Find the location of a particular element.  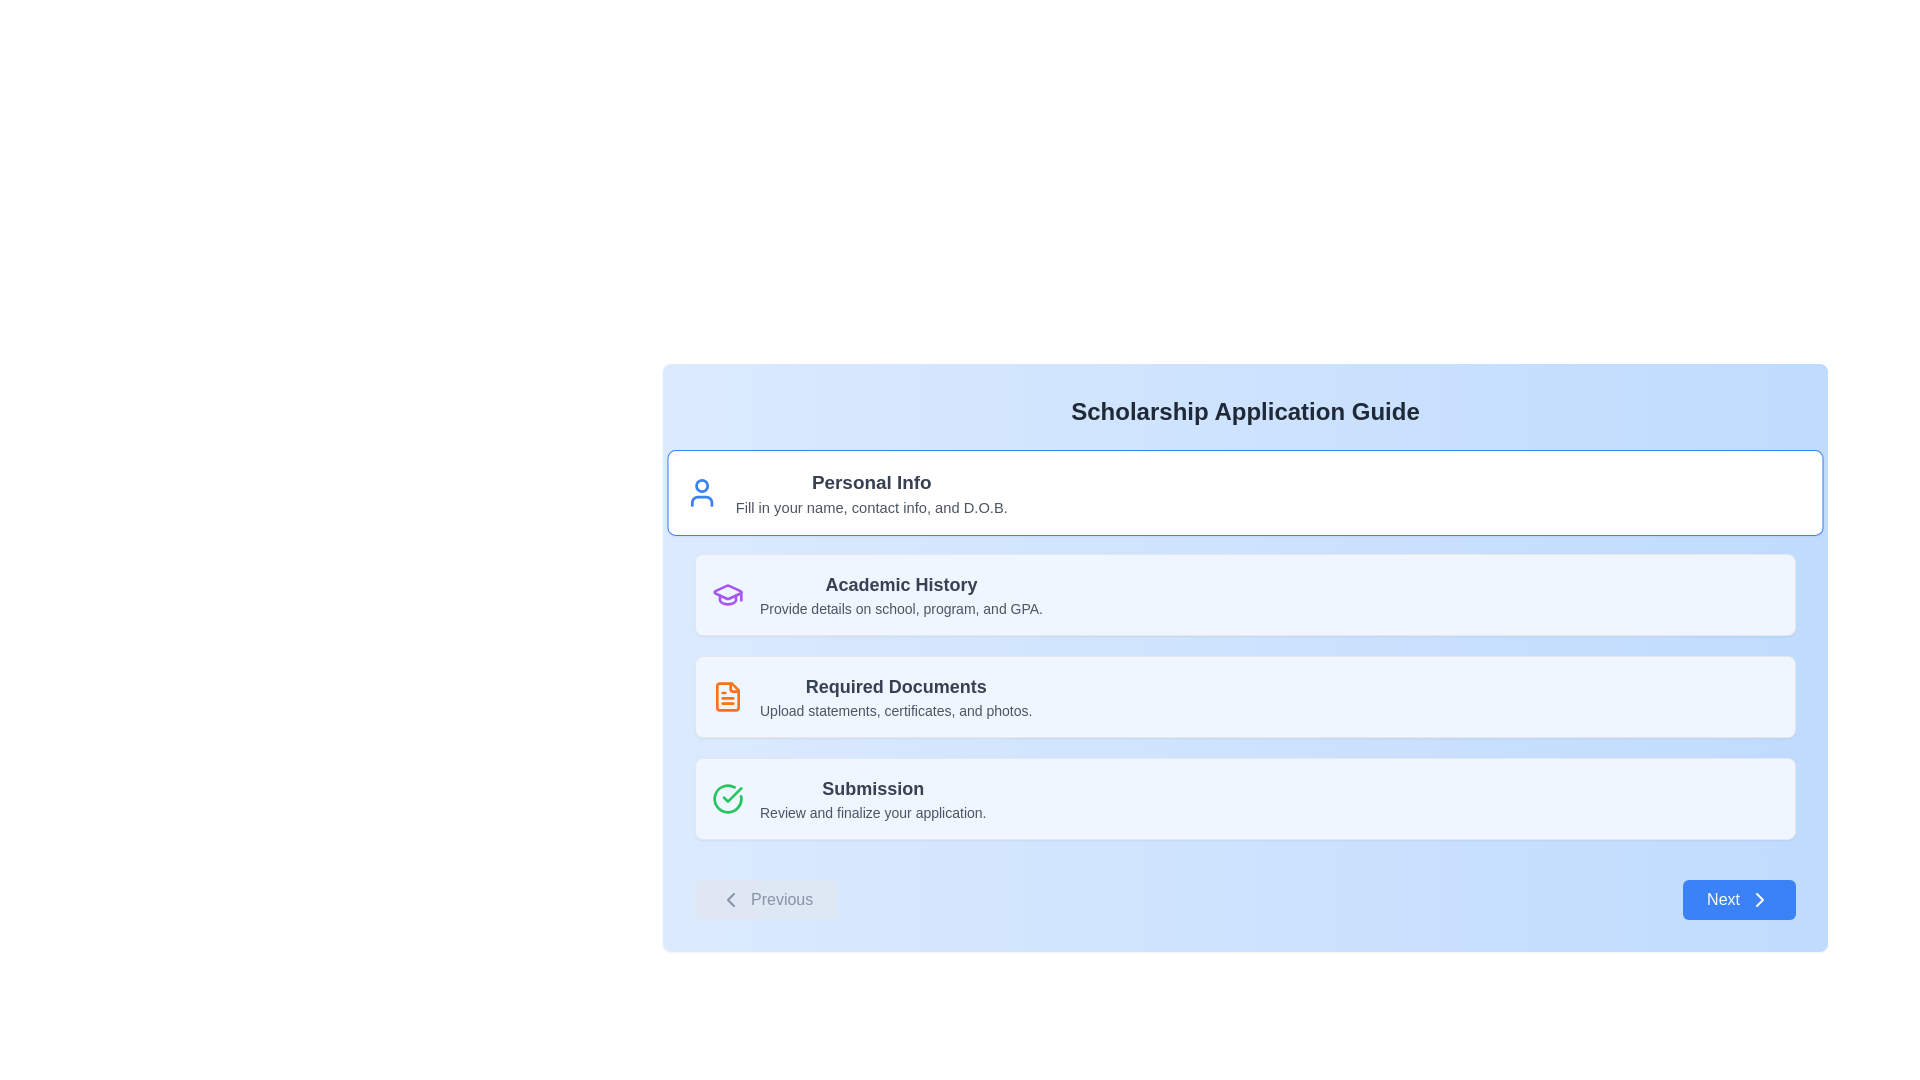

the user profile icon, which is a circular outline with a blue color, located to the left of the 'Personal Info' label is located at coordinates (702, 493).